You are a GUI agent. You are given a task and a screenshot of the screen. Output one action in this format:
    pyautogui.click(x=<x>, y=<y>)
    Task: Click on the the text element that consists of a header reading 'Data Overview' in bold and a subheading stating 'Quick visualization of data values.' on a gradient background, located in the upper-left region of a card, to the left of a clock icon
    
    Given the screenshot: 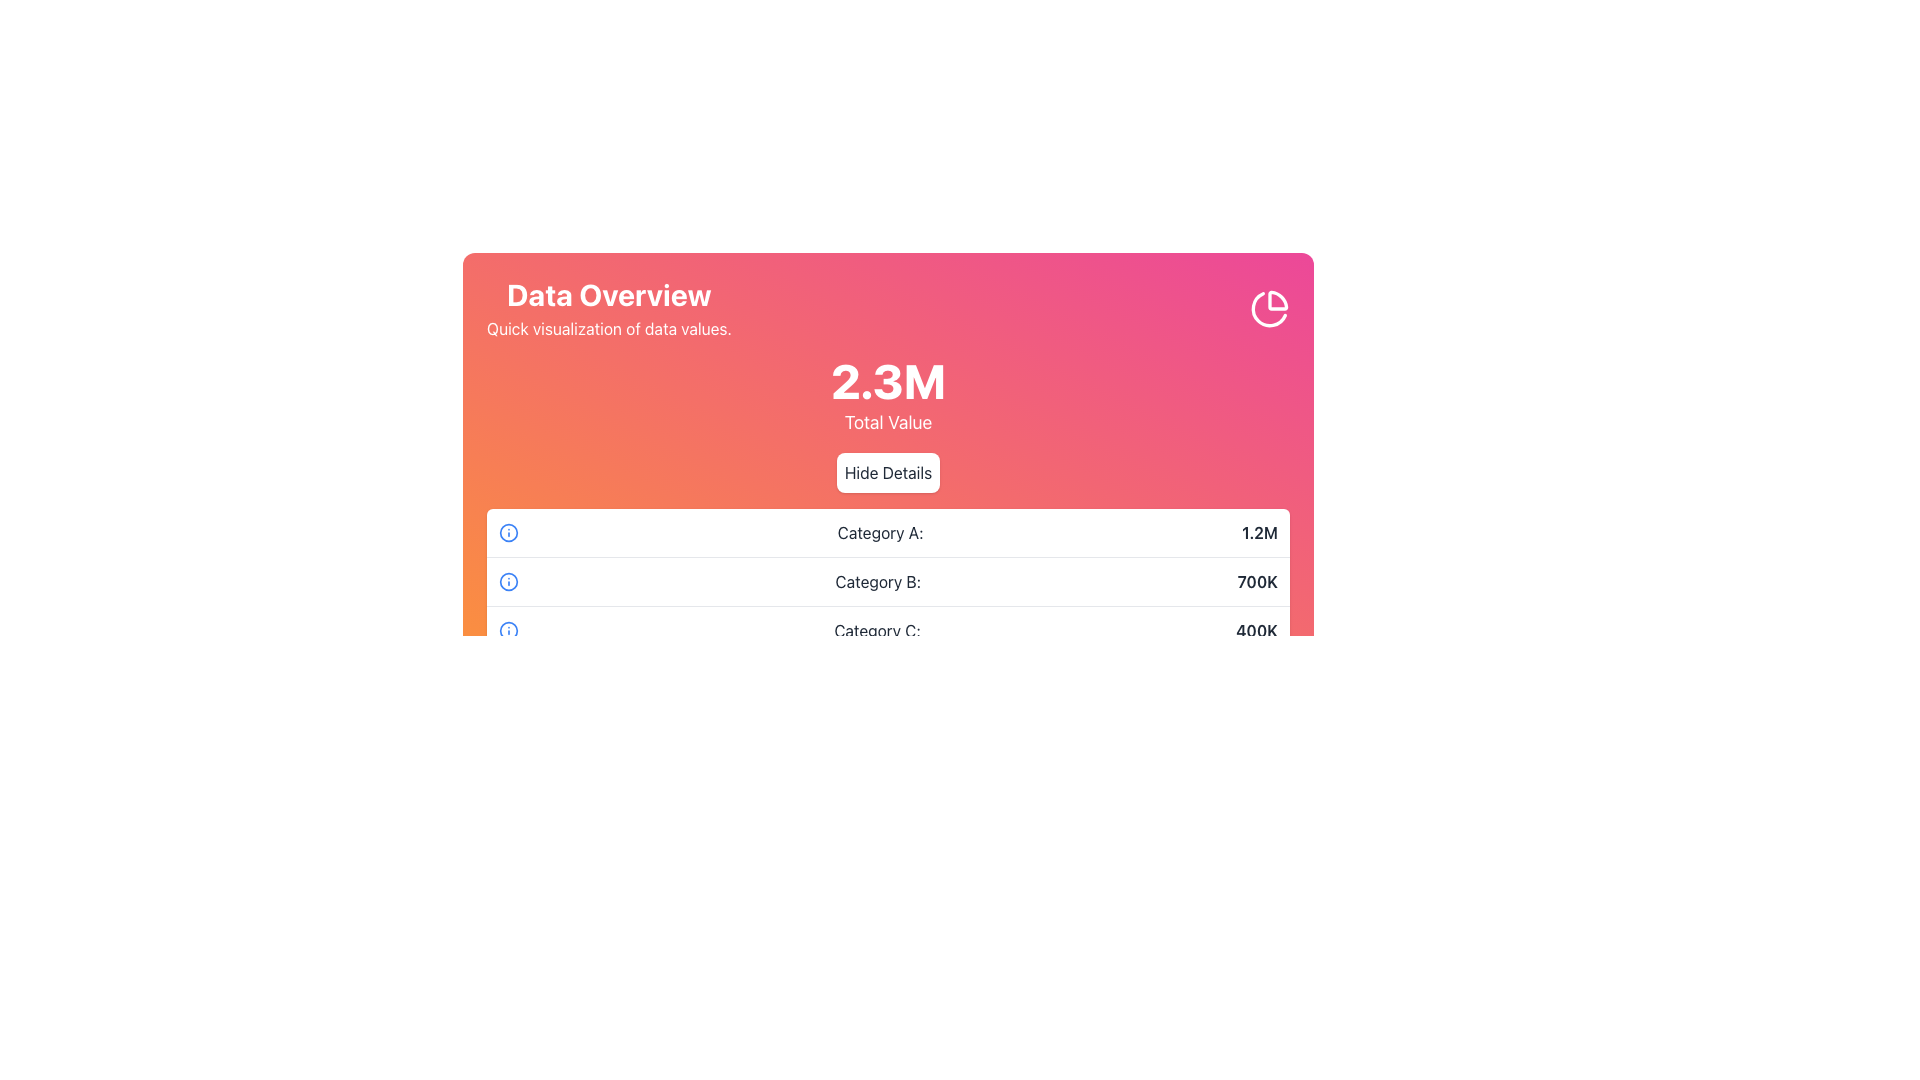 What is the action you would take?
    pyautogui.click(x=608, y=308)
    